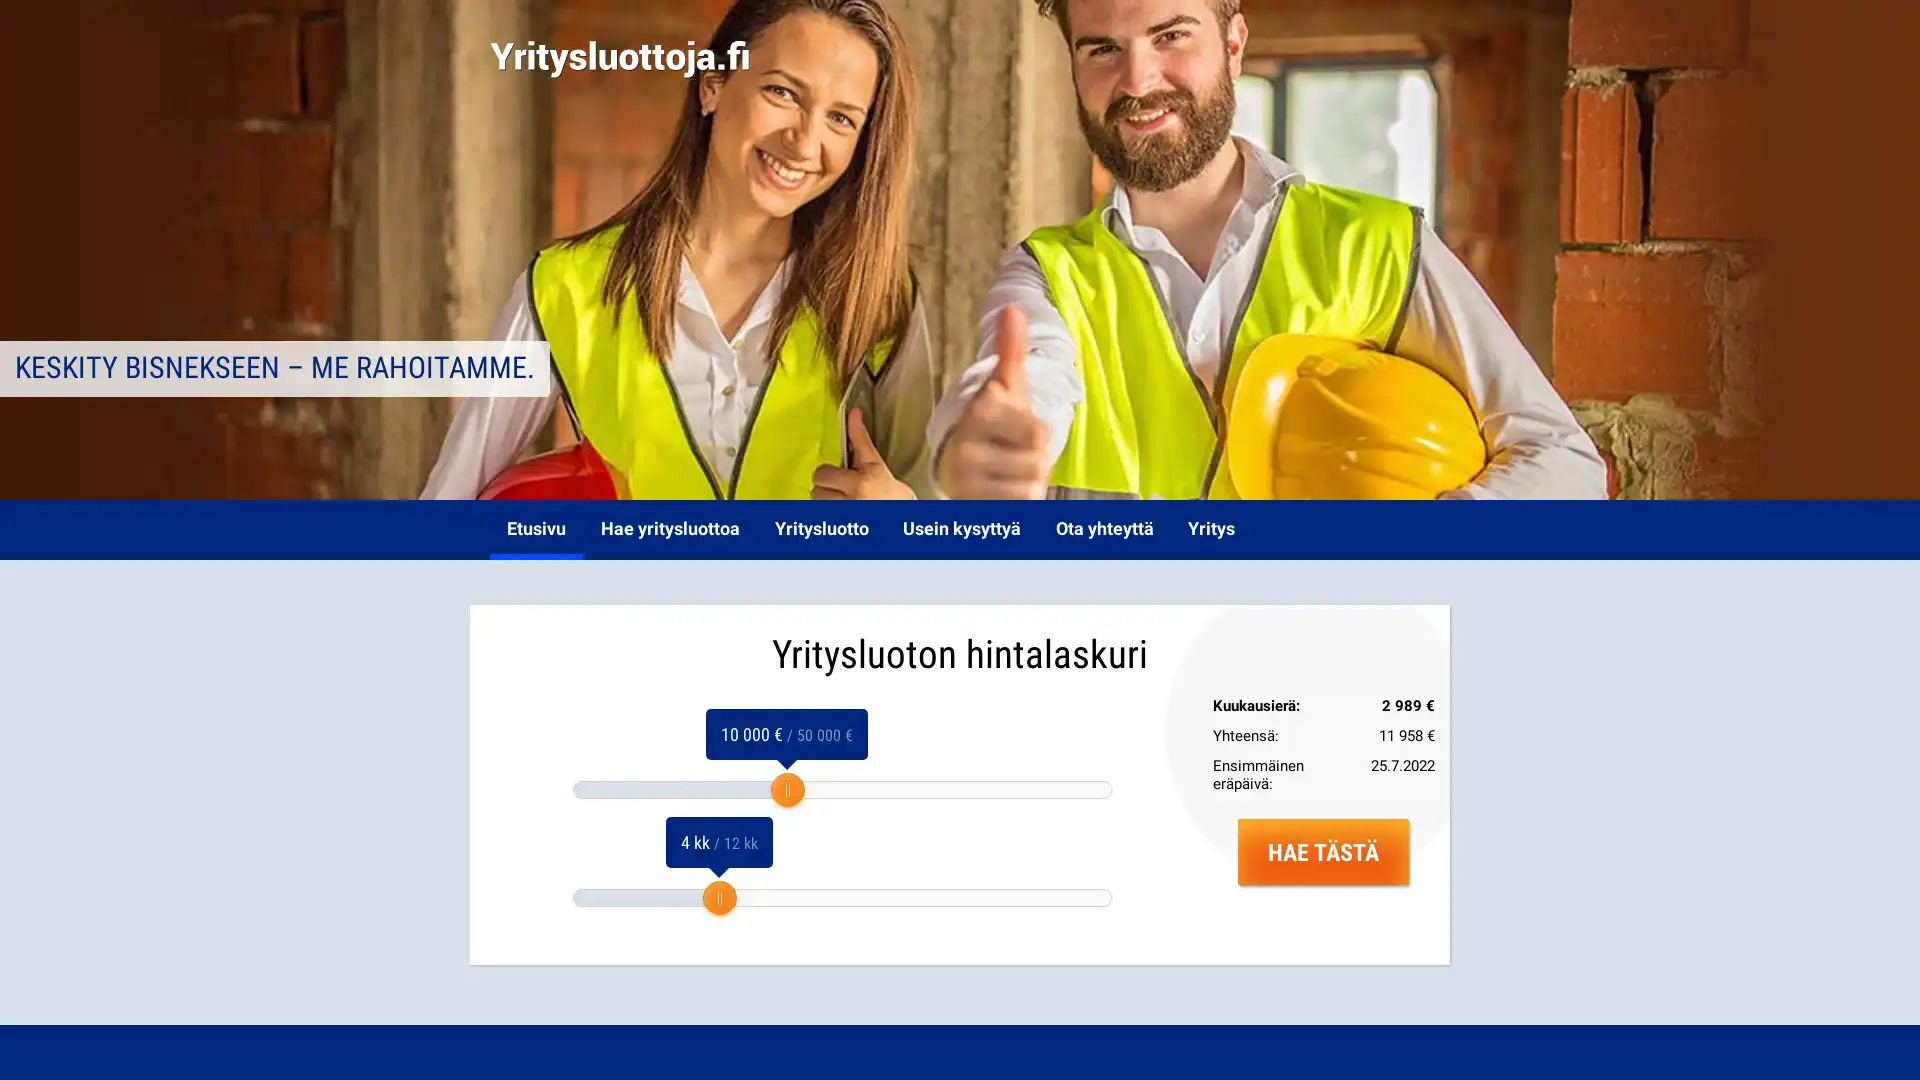 The width and height of the screenshot is (1920, 1080). What do you see at coordinates (1323, 851) in the screenshot?
I see `Hae tasta` at bounding box center [1323, 851].